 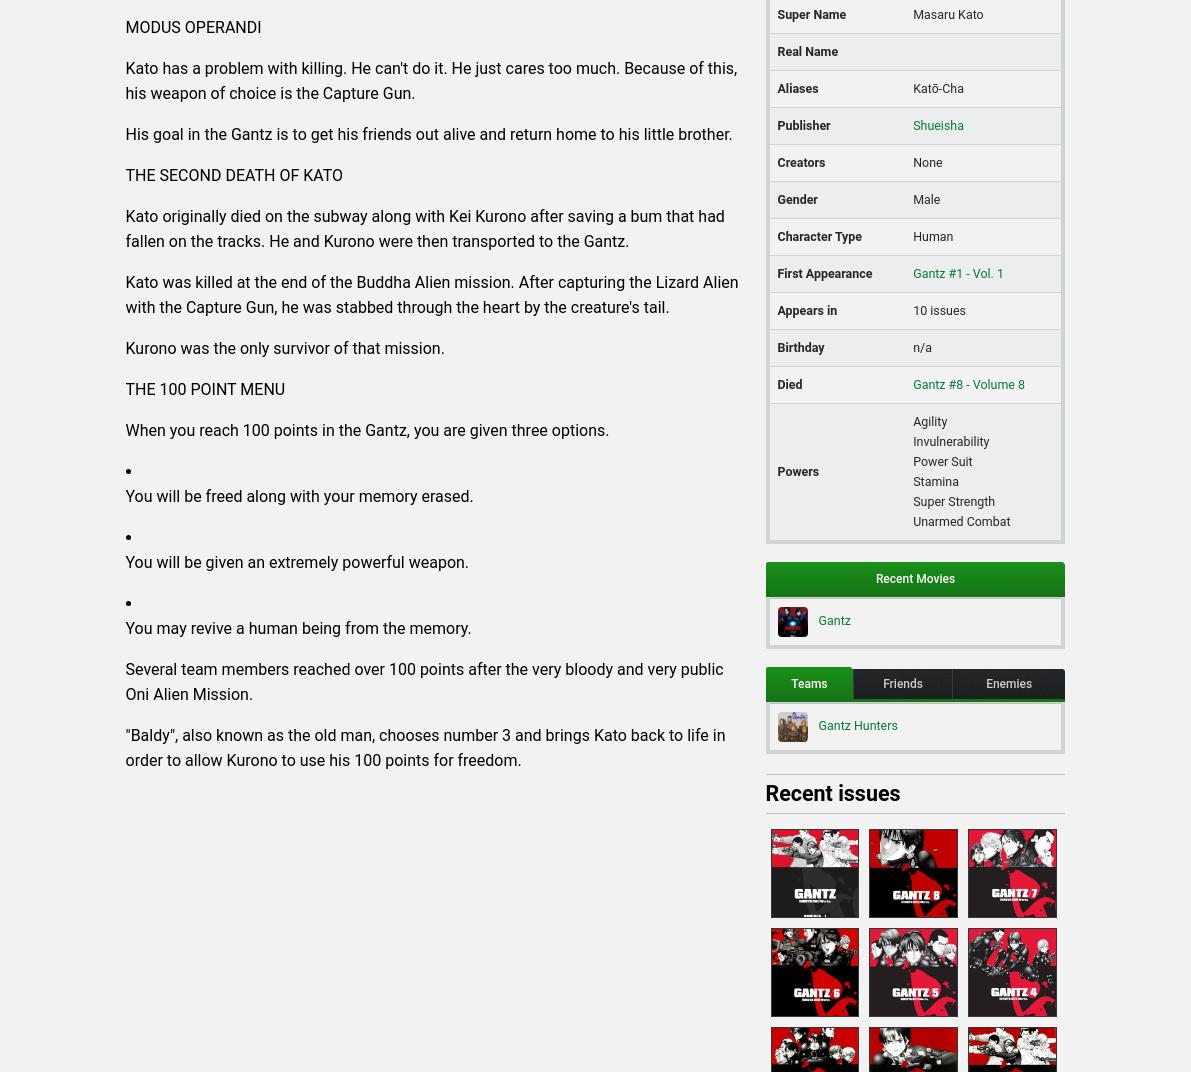 What do you see at coordinates (297, 560) in the screenshot?
I see `'You will be given an extremely powerful weapon.'` at bounding box center [297, 560].